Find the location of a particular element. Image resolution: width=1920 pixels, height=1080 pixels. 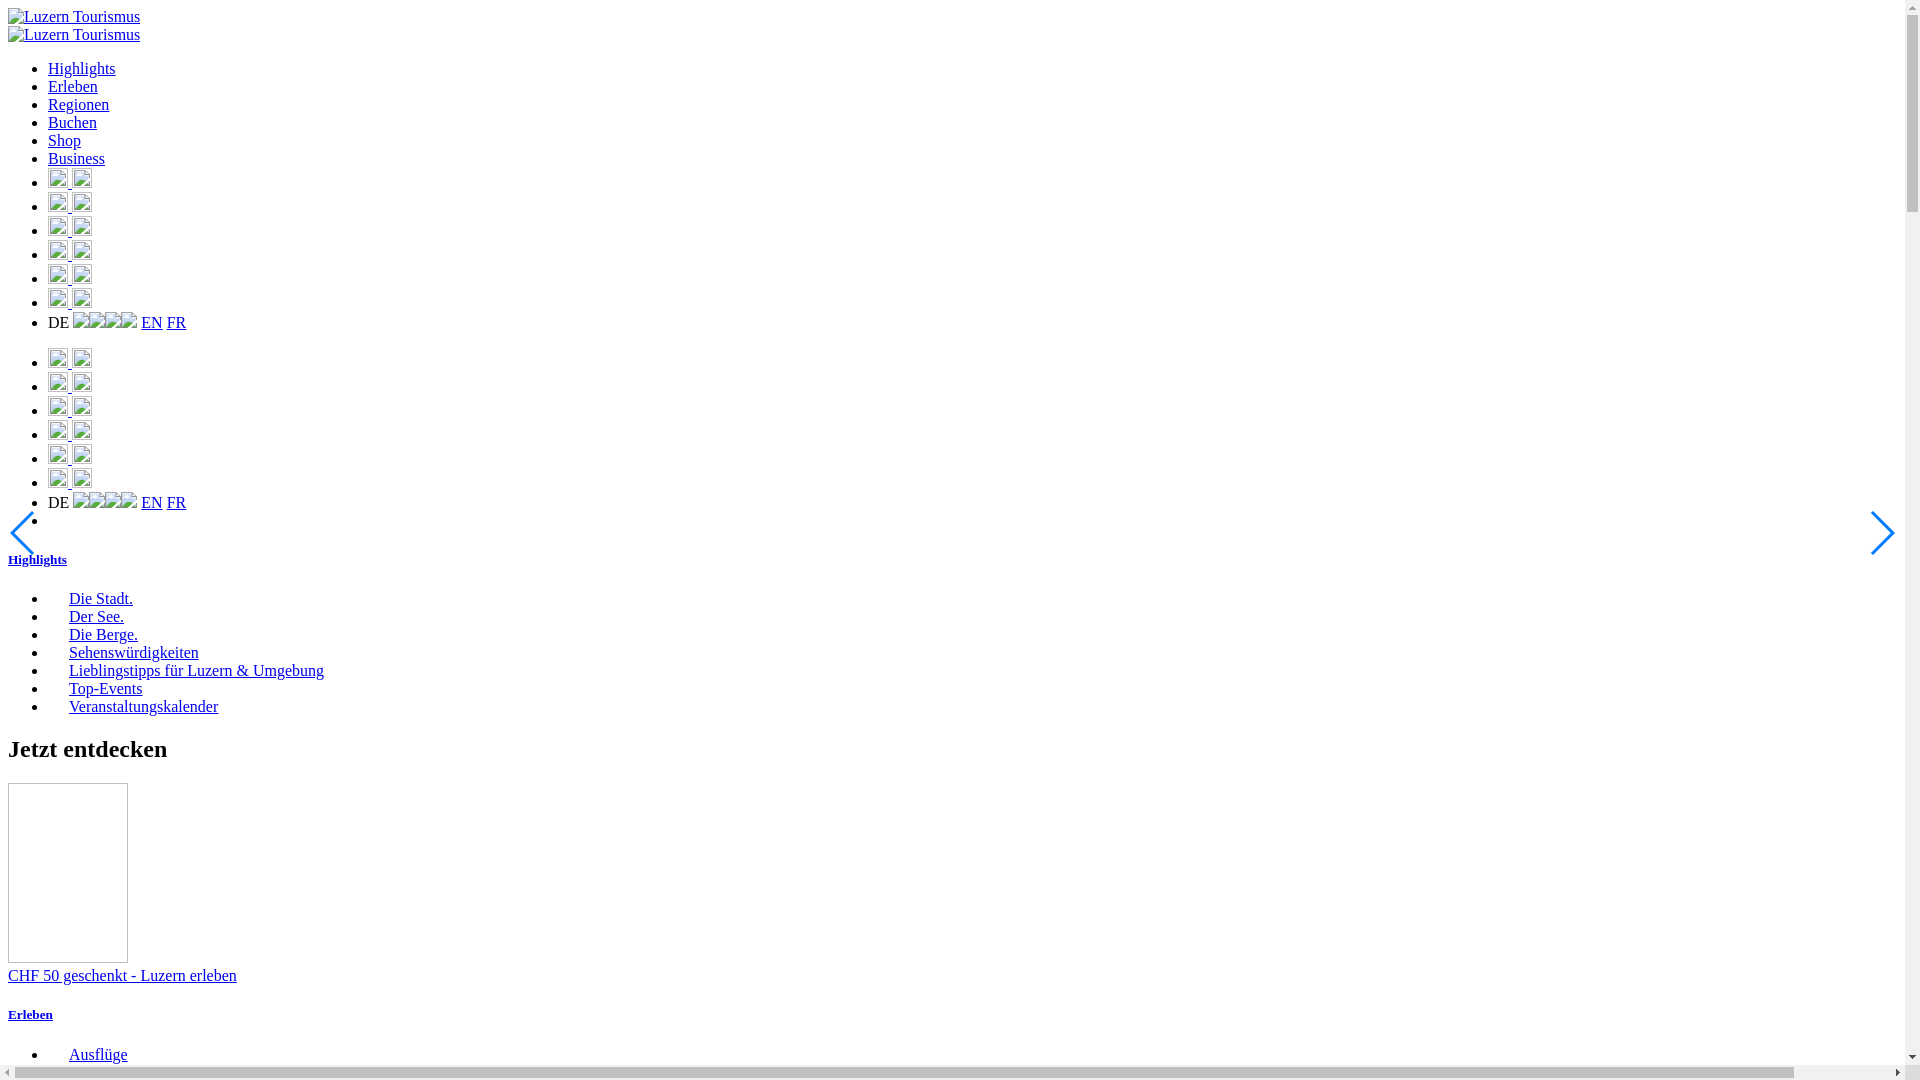

'EN' is located at coordinates (150, 501).